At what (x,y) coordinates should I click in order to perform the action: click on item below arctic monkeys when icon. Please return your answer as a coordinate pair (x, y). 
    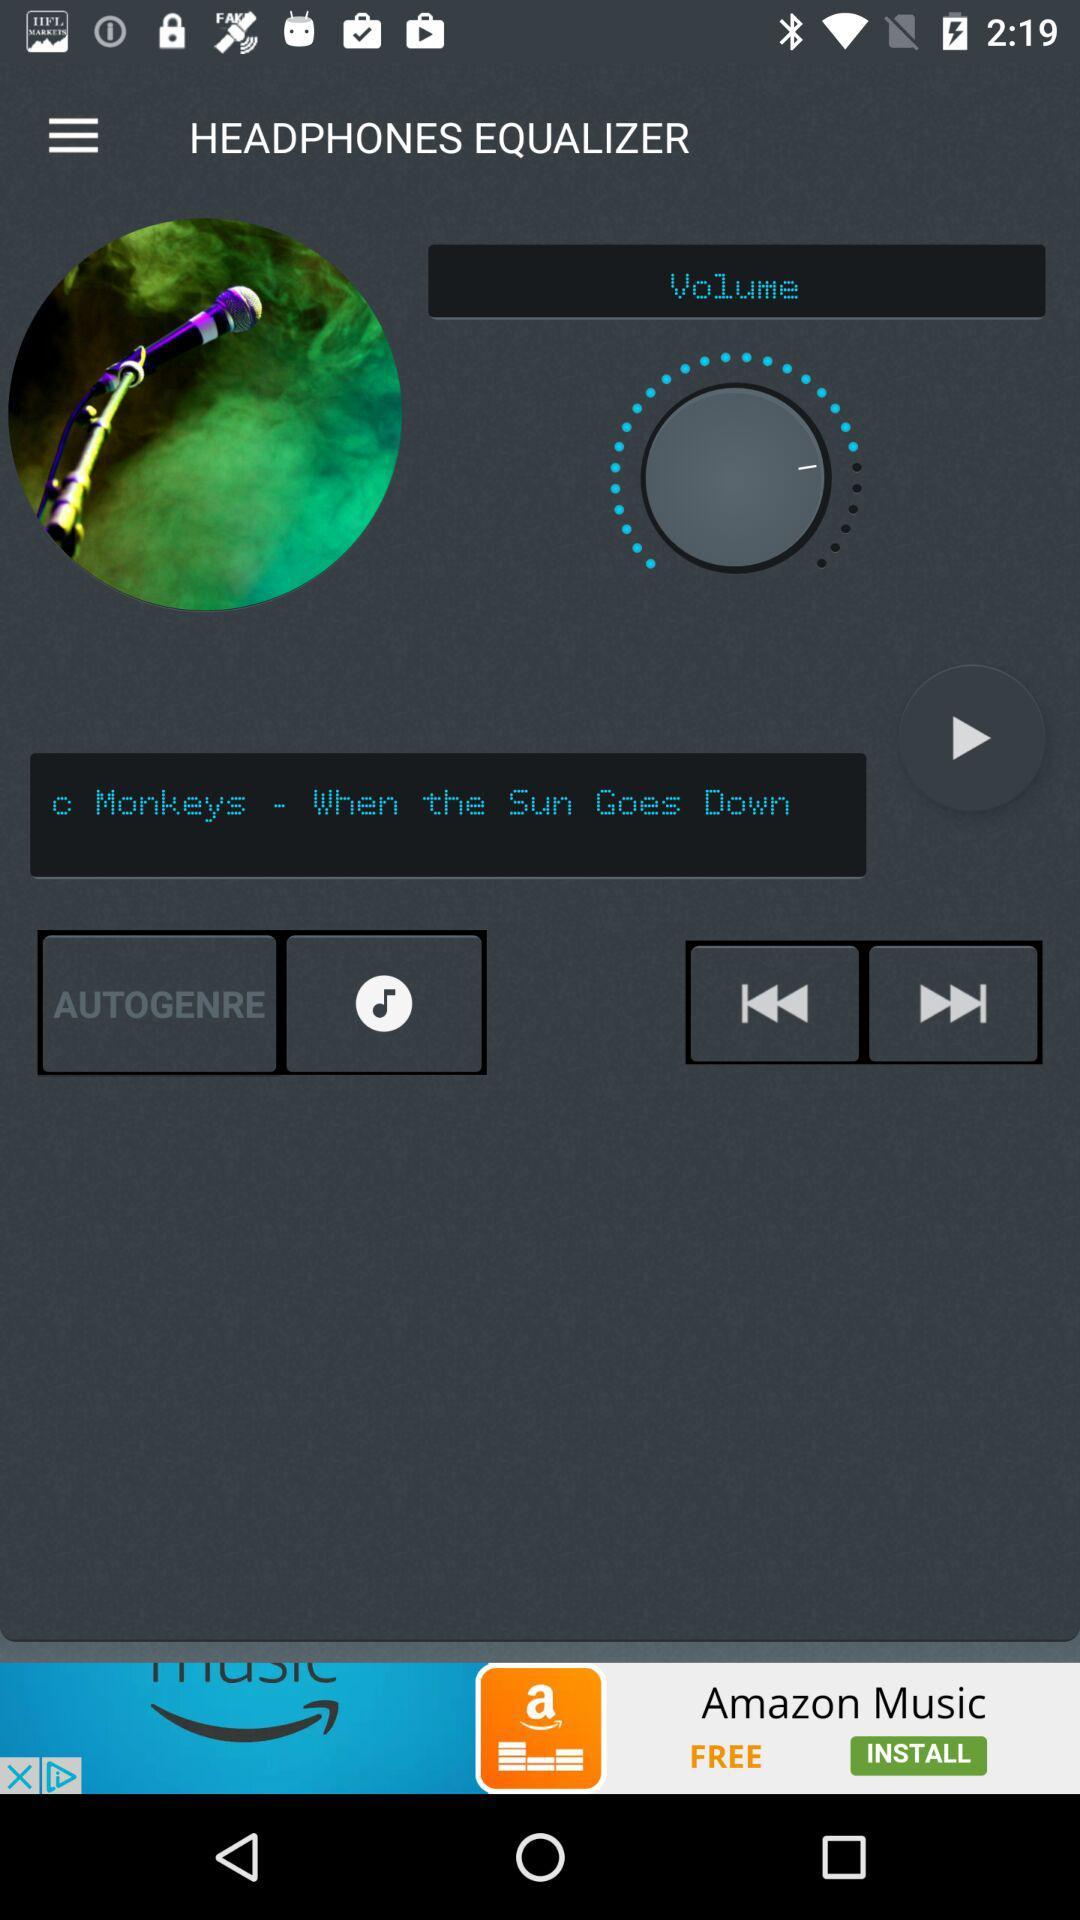
    Looking at the image, I should click on (158, 1003).